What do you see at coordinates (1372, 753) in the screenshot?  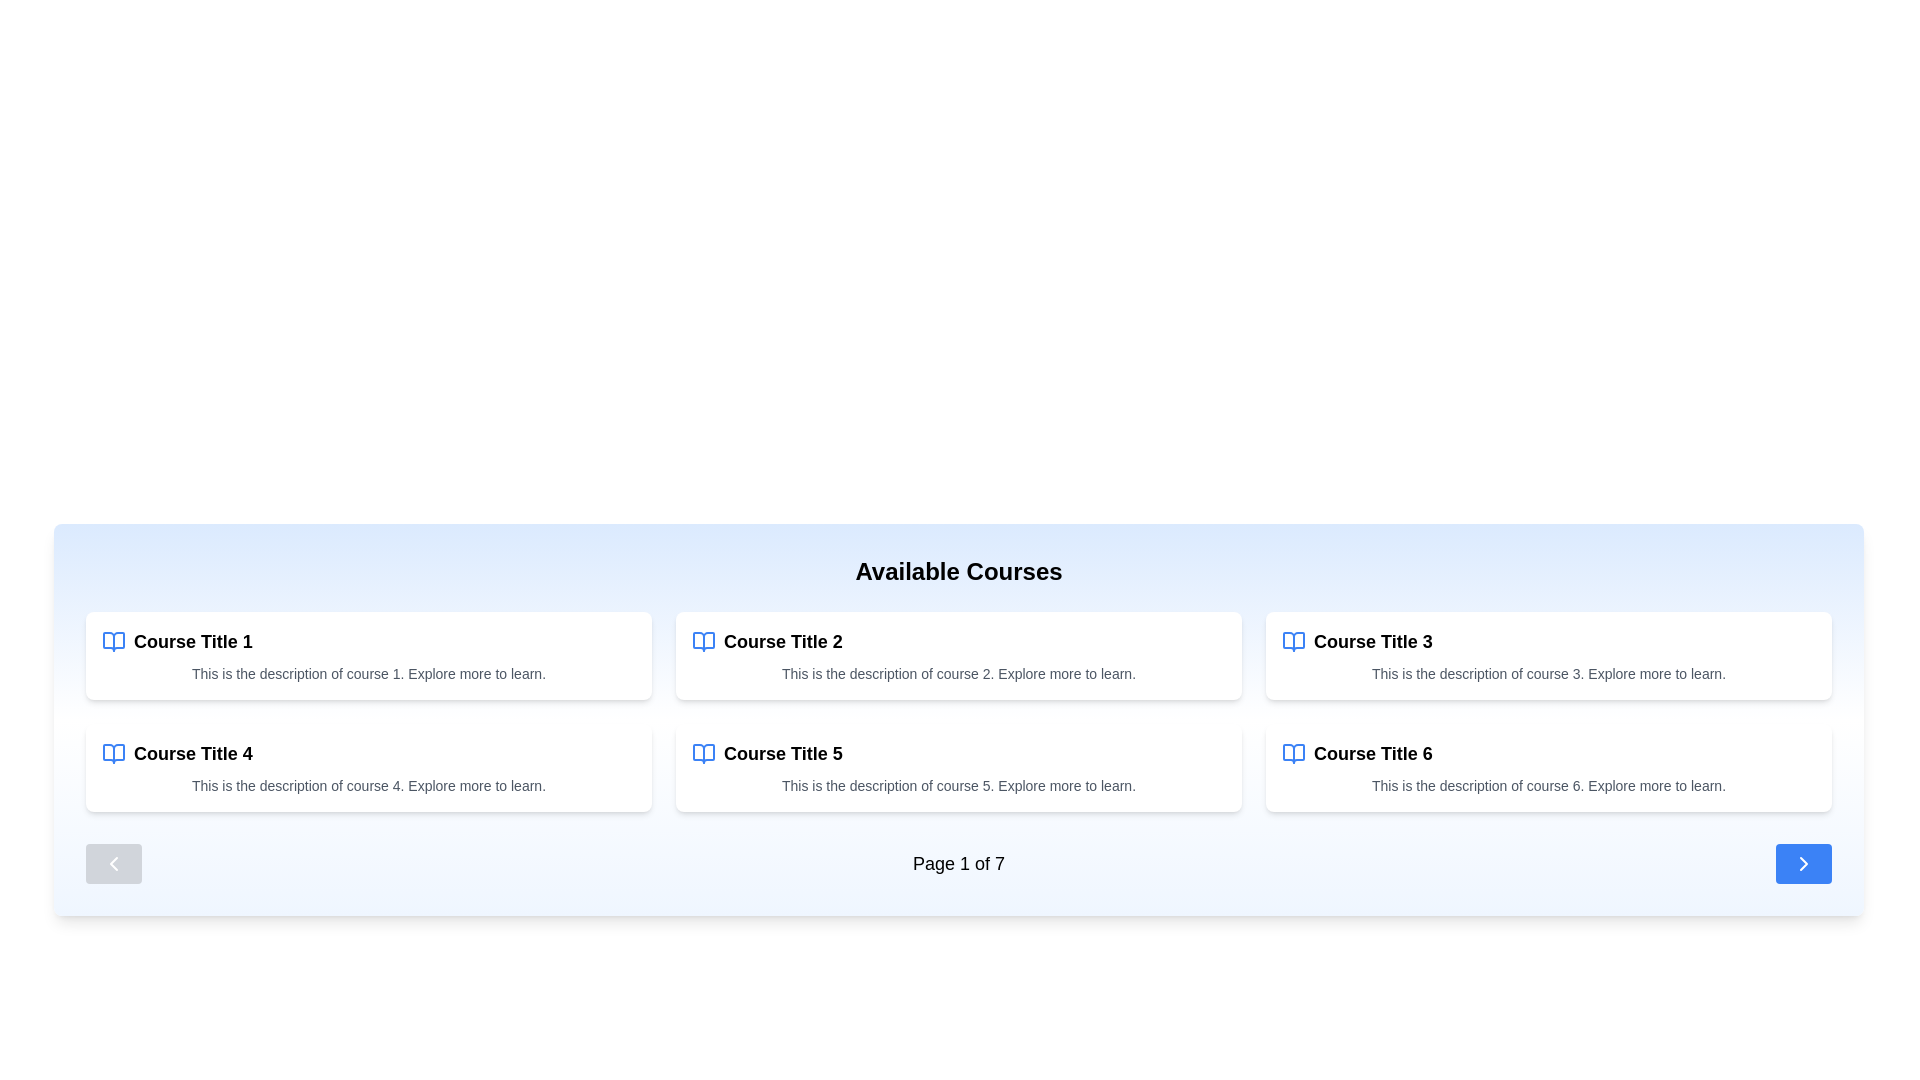 I see `the text element displaying 'Course Title 6' located in the bottom-right card of a 2-row, 3-column grid layout of courses` at bounding box center [1372, 753].